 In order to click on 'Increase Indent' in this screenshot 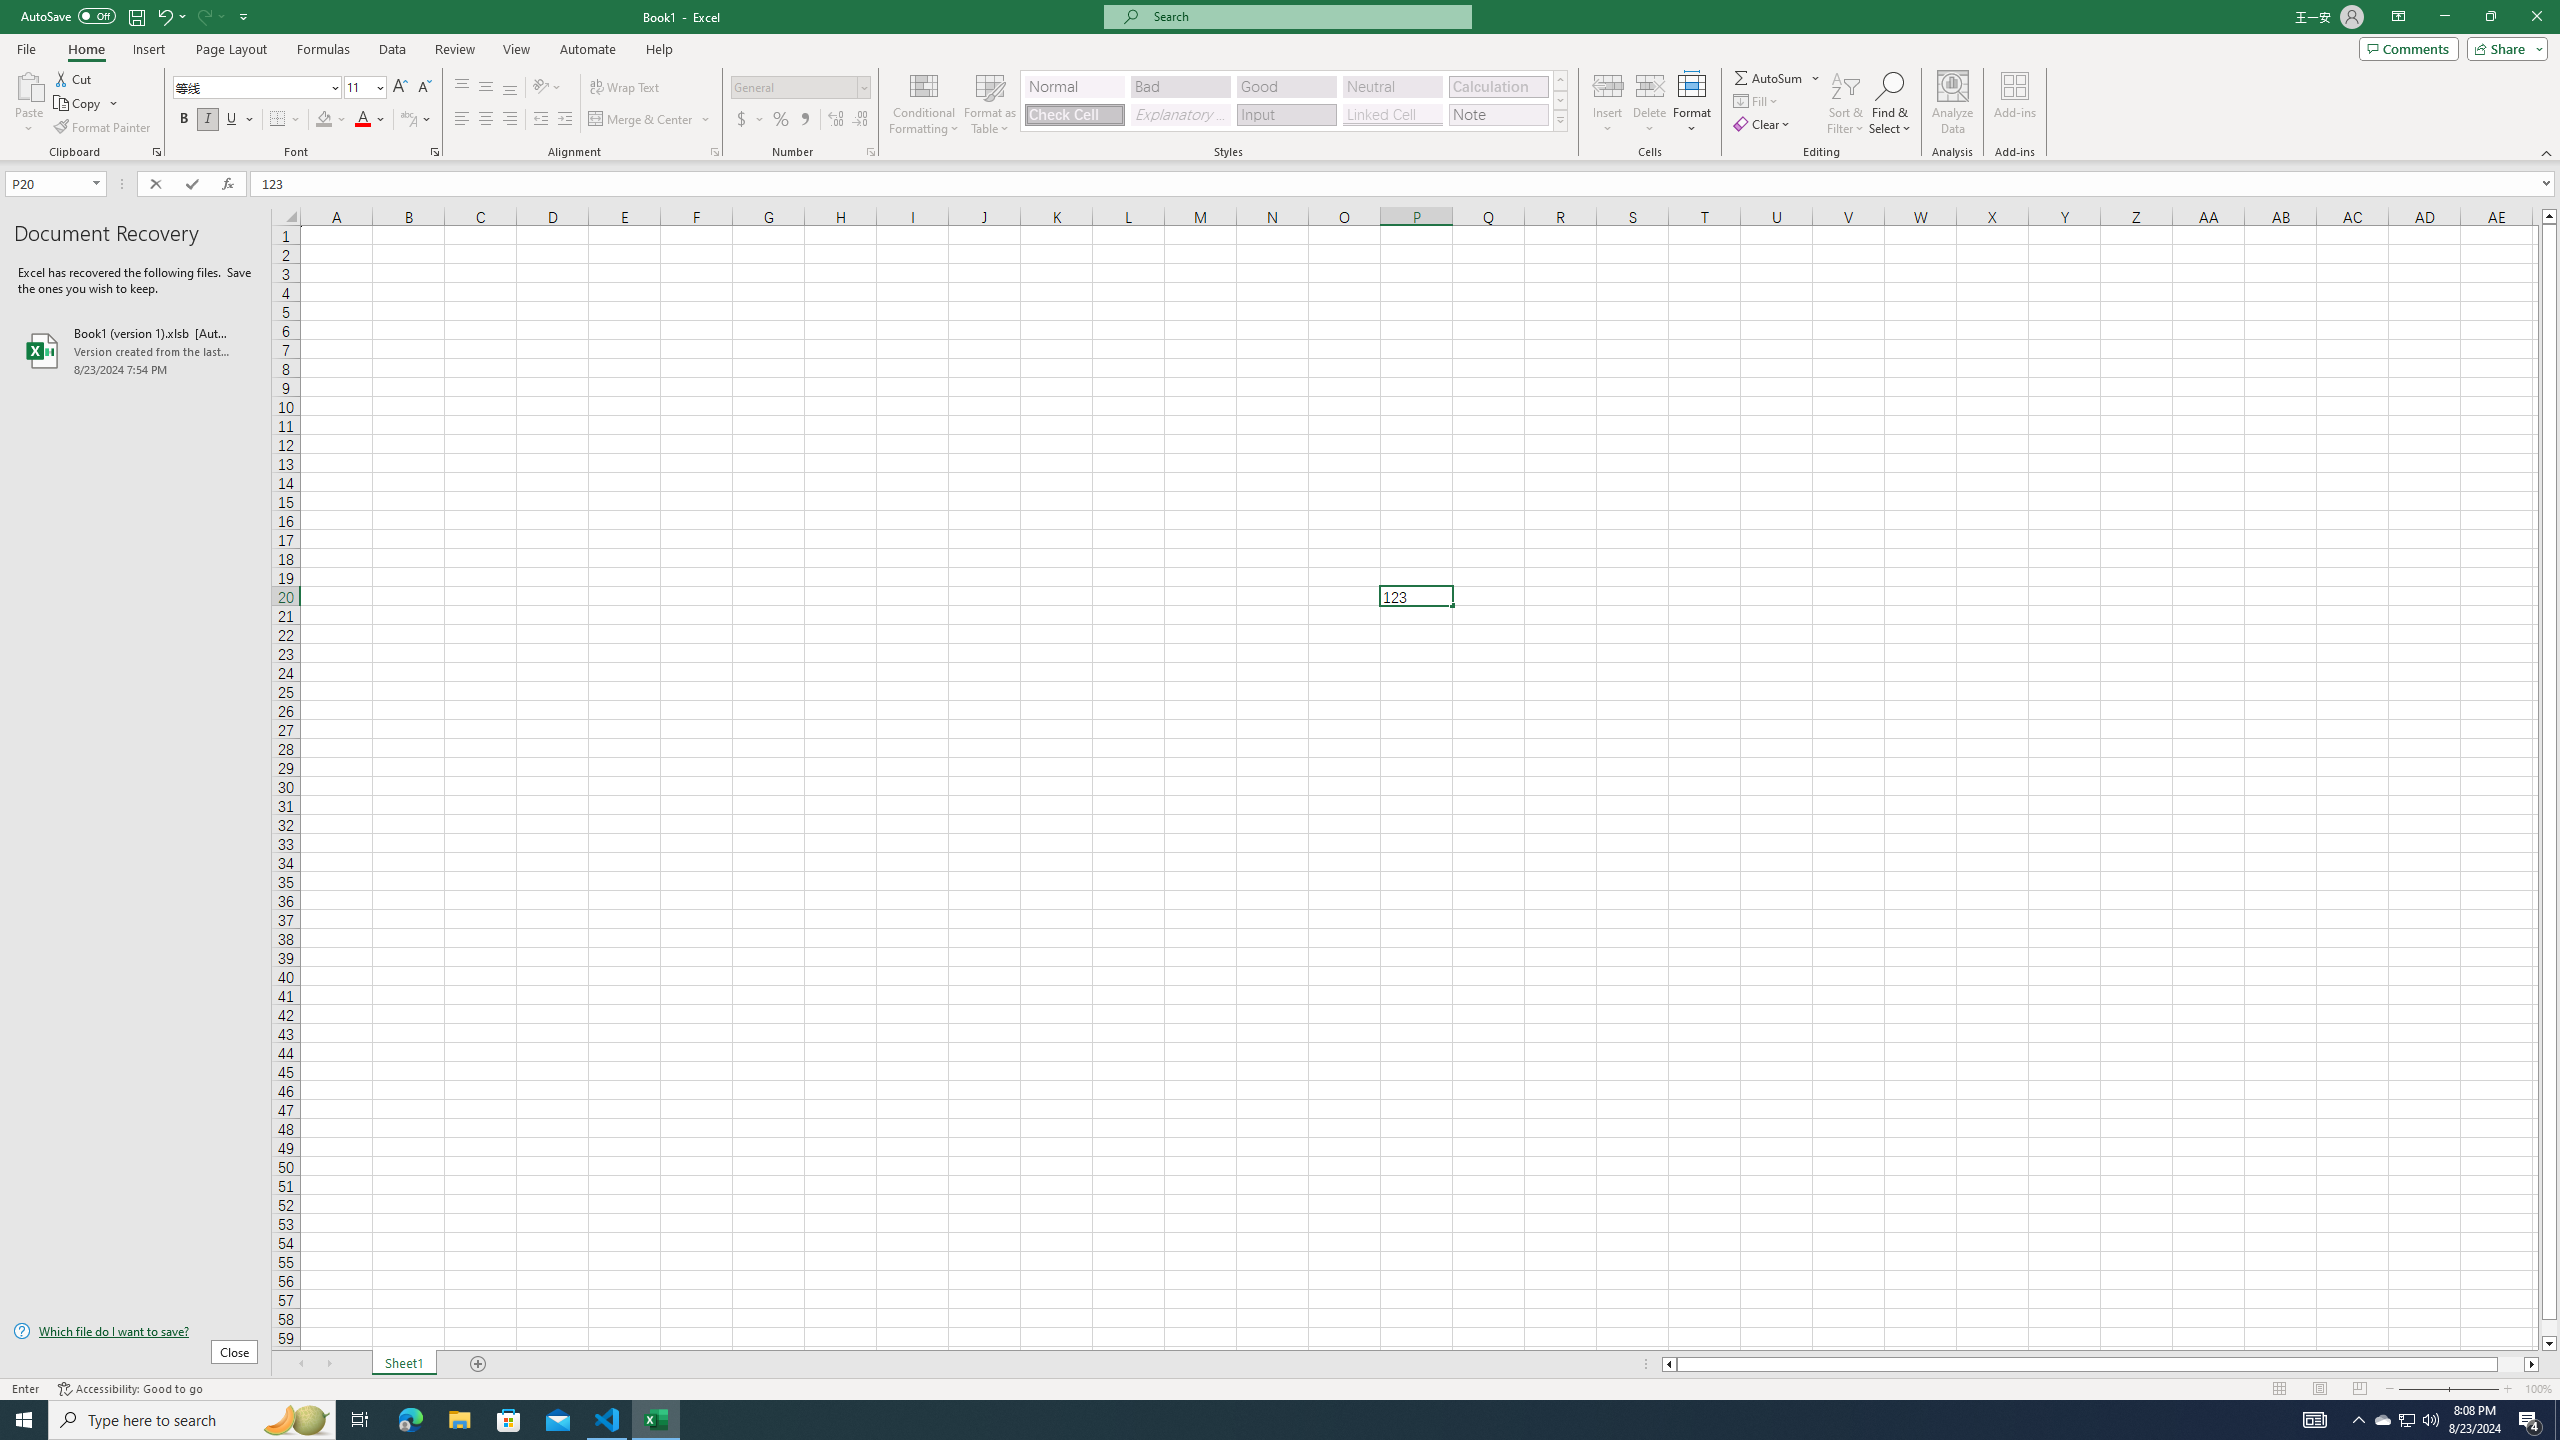, I will do `click(563, 118)`.